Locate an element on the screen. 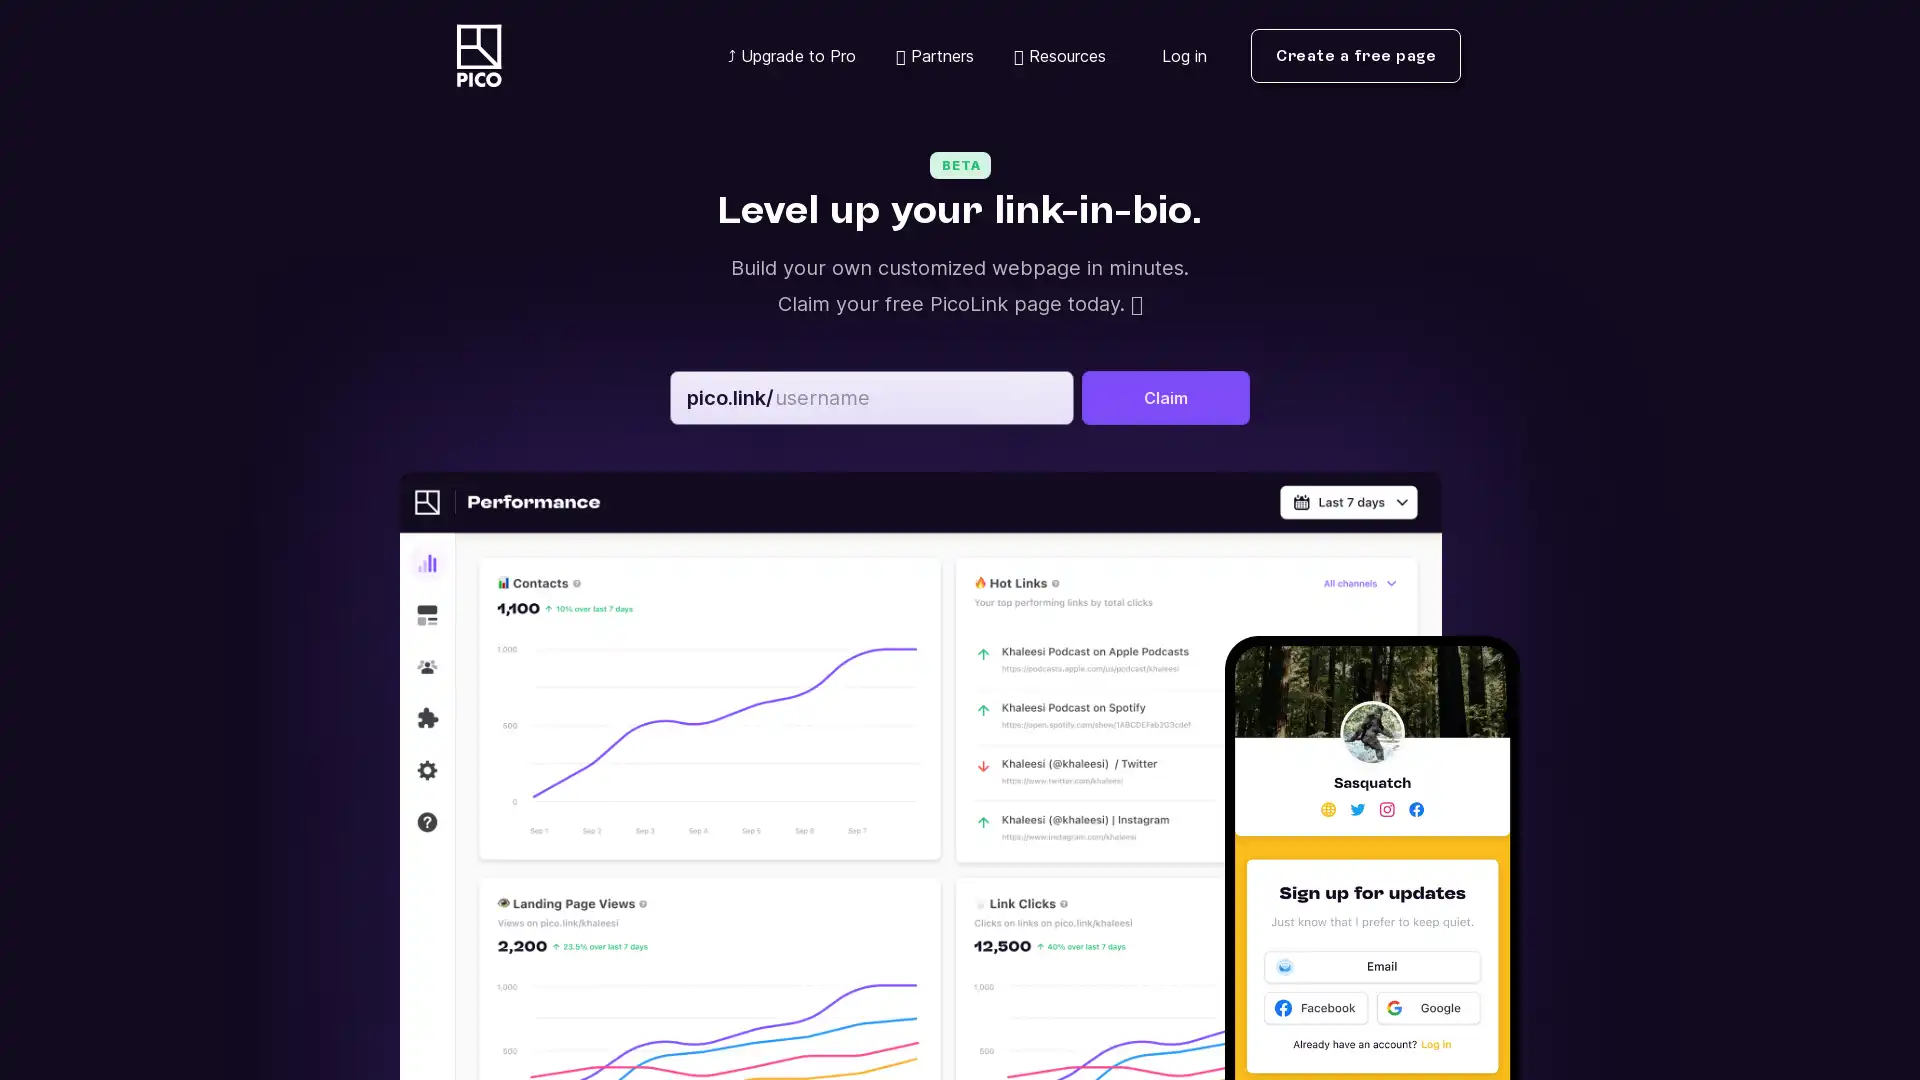  Claim is located at coordinates (1166, 397).